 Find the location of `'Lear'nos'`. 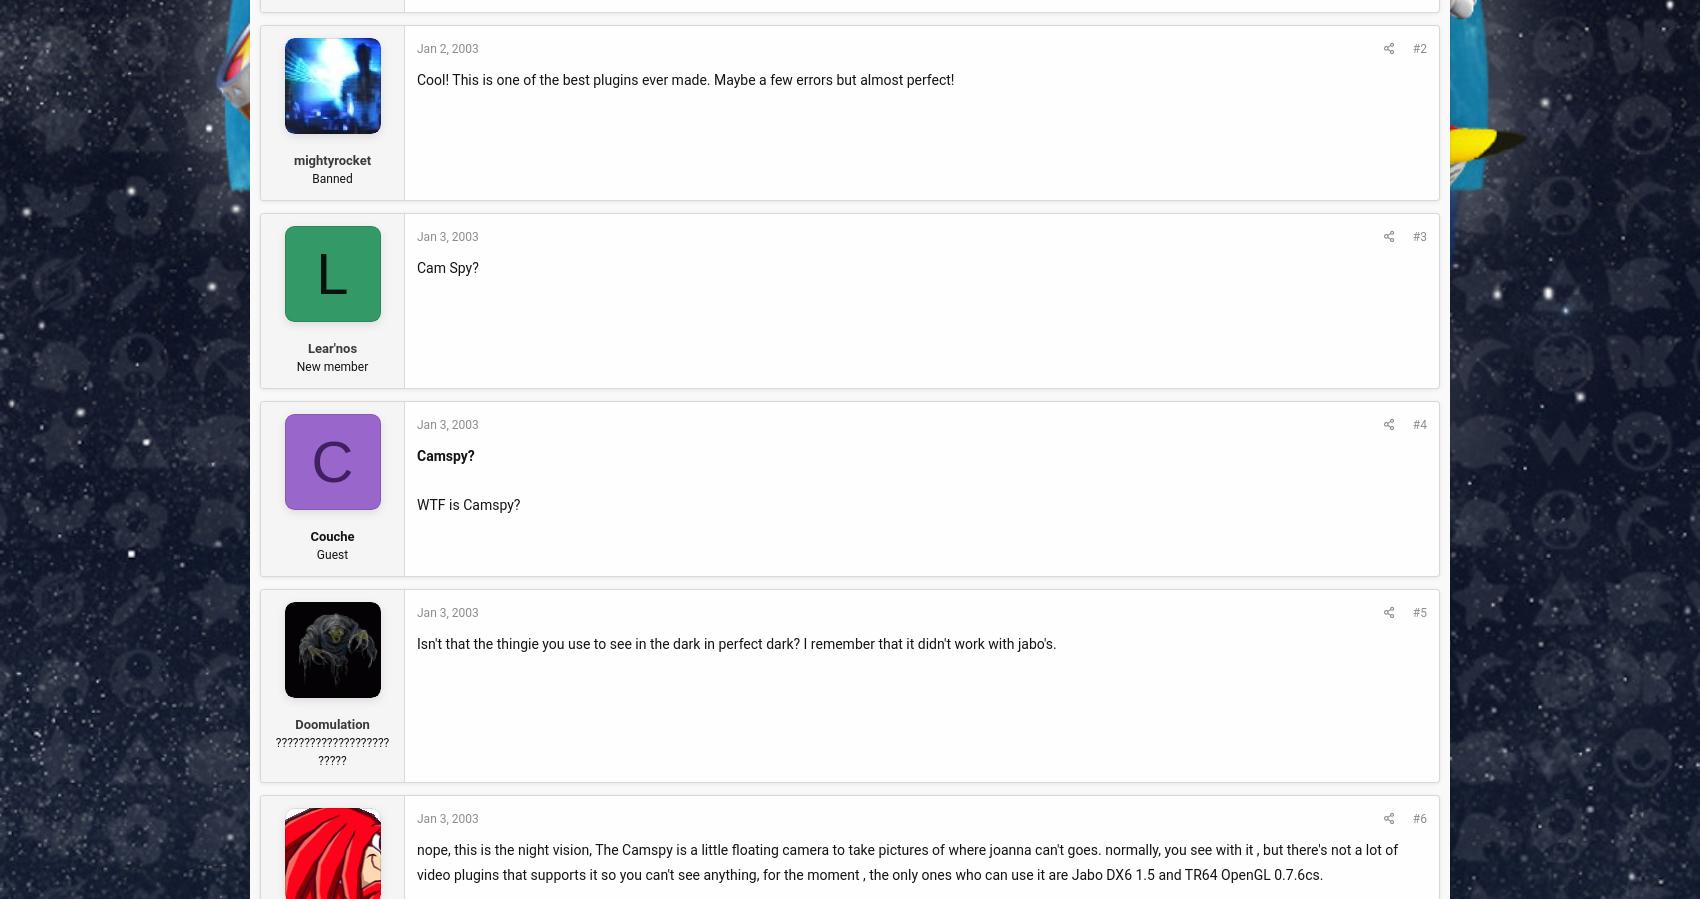

'Lear'nos' is located at coordinates (307, 346).